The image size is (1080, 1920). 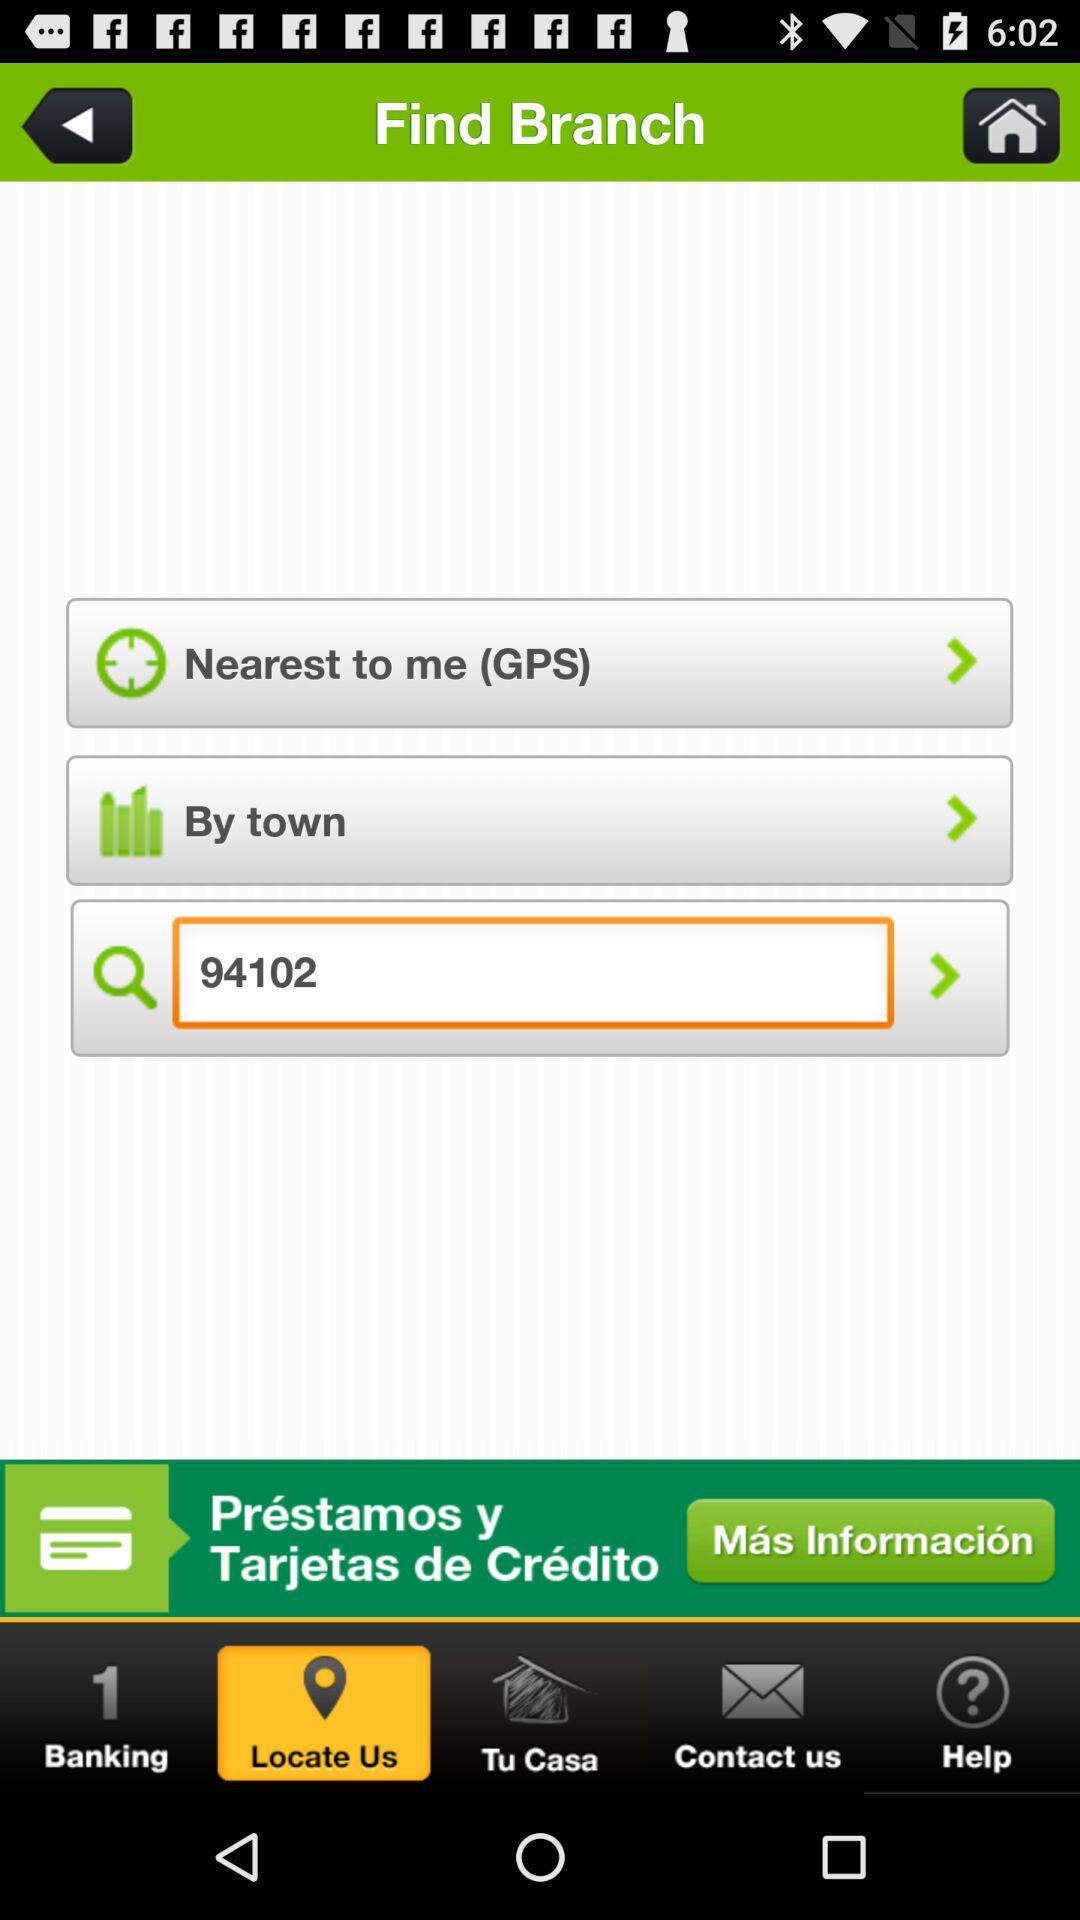 I want to click on help, so click(x=971, y=1707).